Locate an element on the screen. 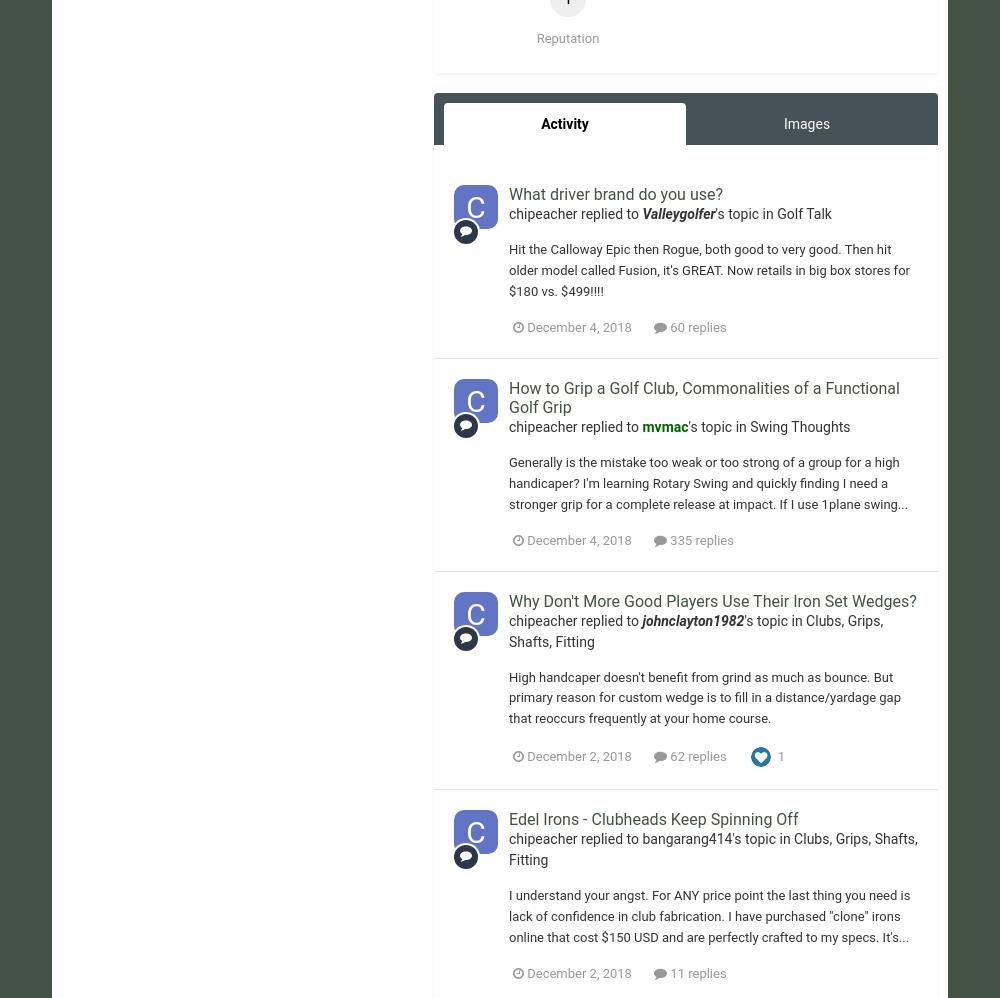 This screenshot has height=998, width=1000. 'Cookies' is located at coordinates (598, 355).